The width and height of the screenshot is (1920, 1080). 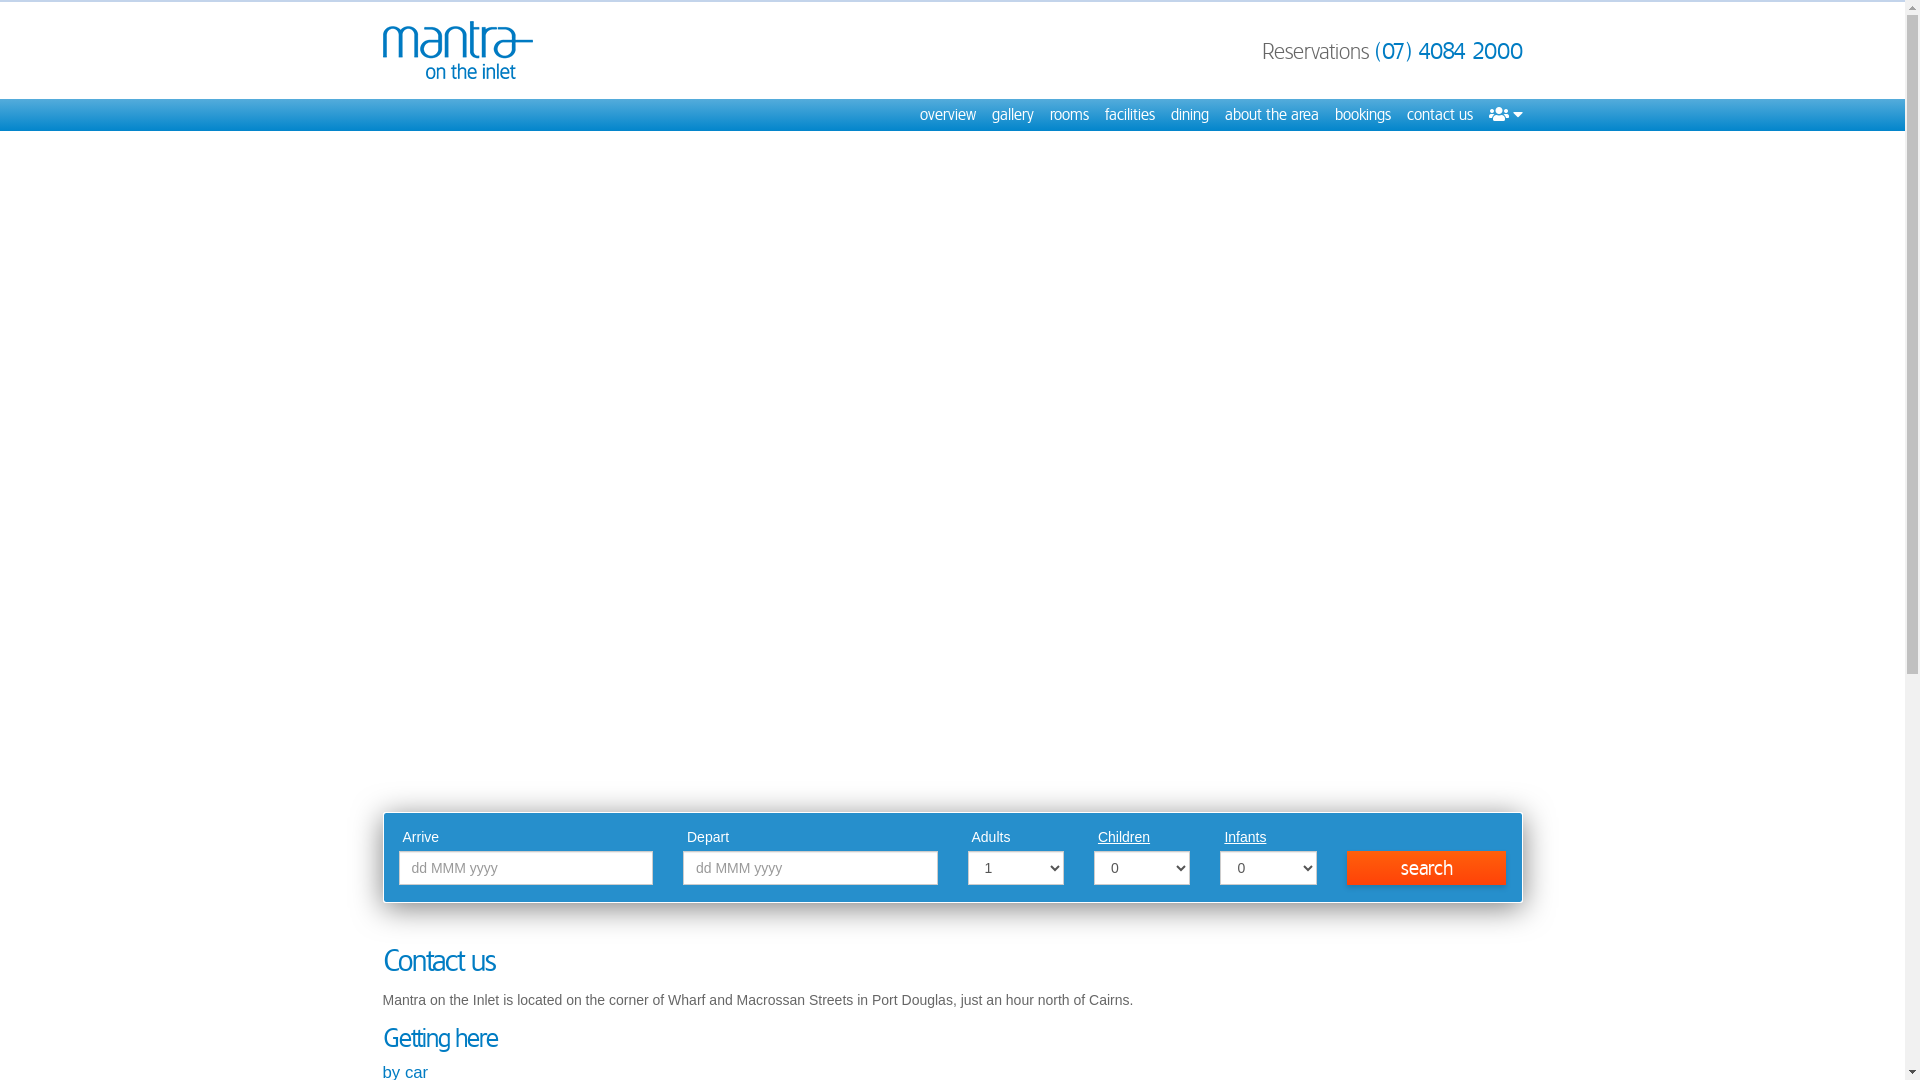 I want to click on 'about the area', so click(x=1270, y=115).